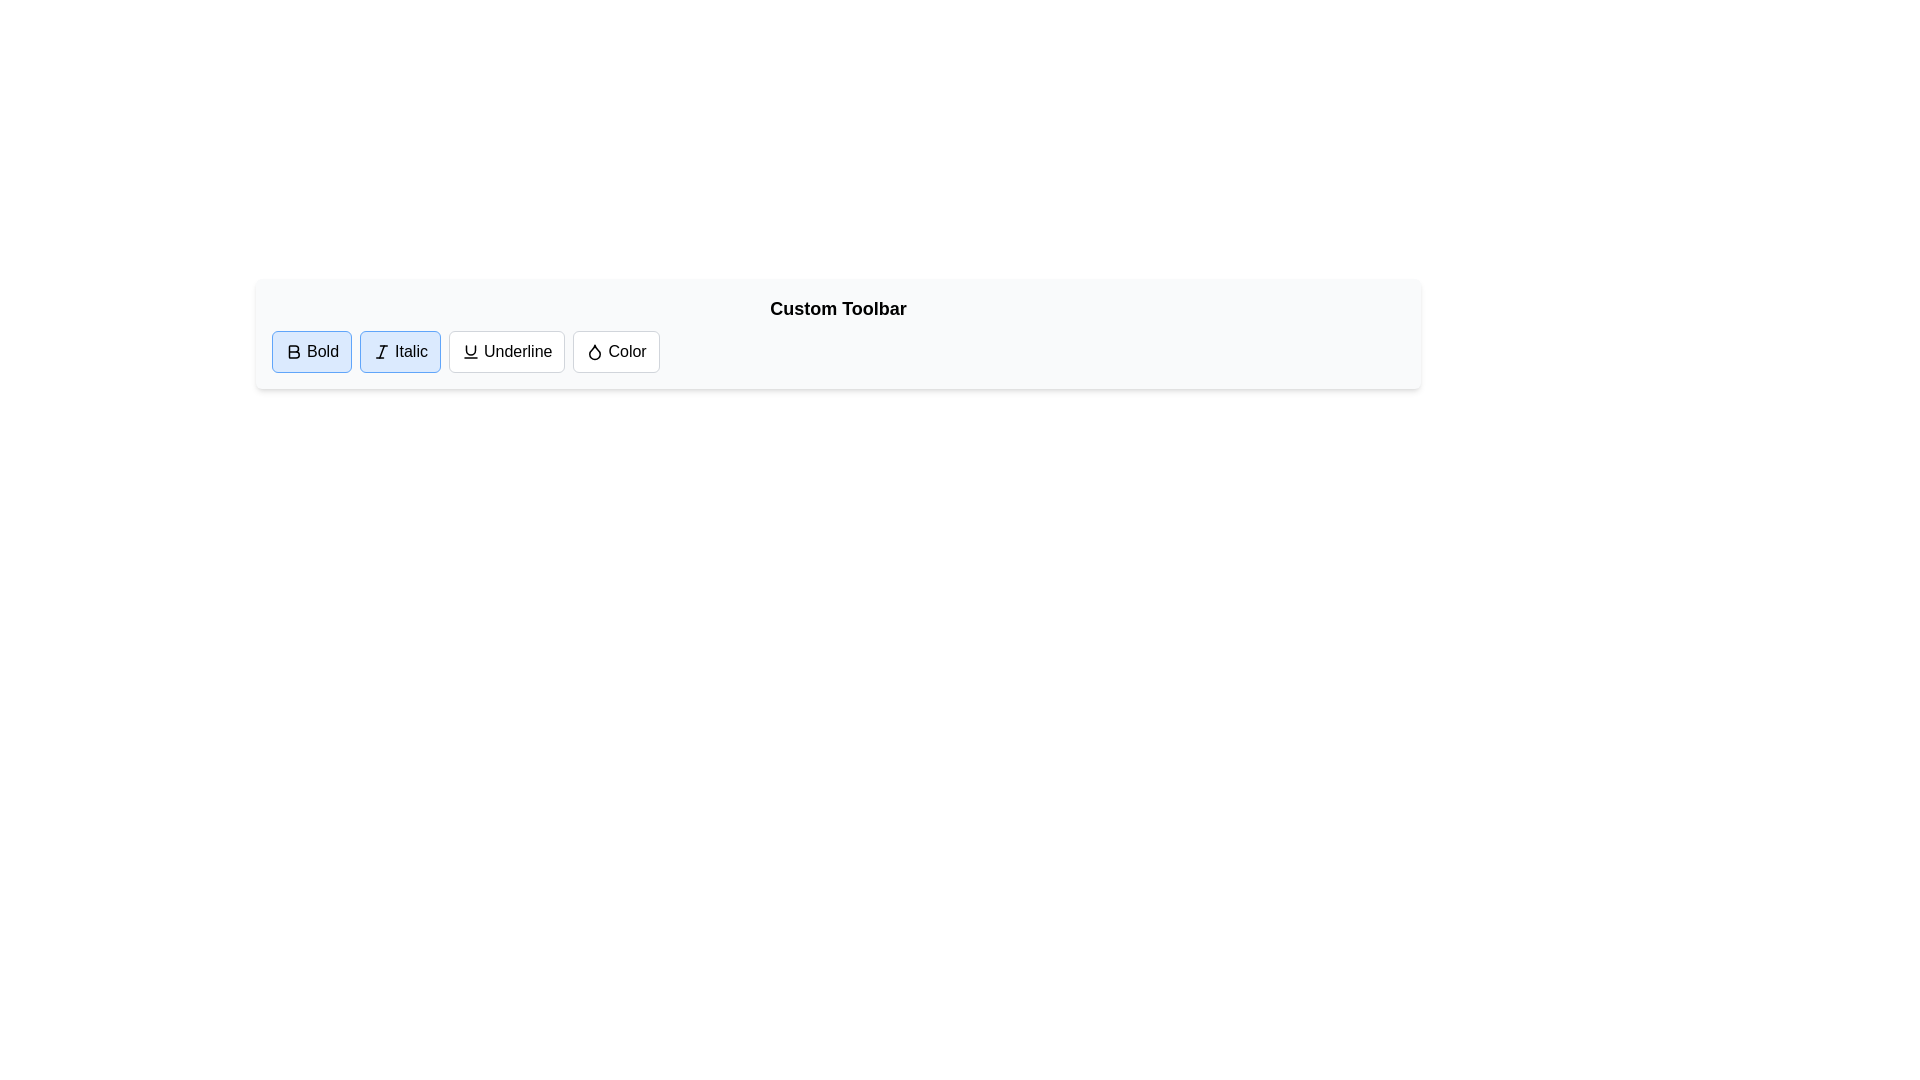 The height and width of the screenshot is (1080, 1920). I want to click on the italicized 'I' icon in the formatting options toolbar, which is styled in a minimalistic manner and positioned second from the left, so click(382, 350).